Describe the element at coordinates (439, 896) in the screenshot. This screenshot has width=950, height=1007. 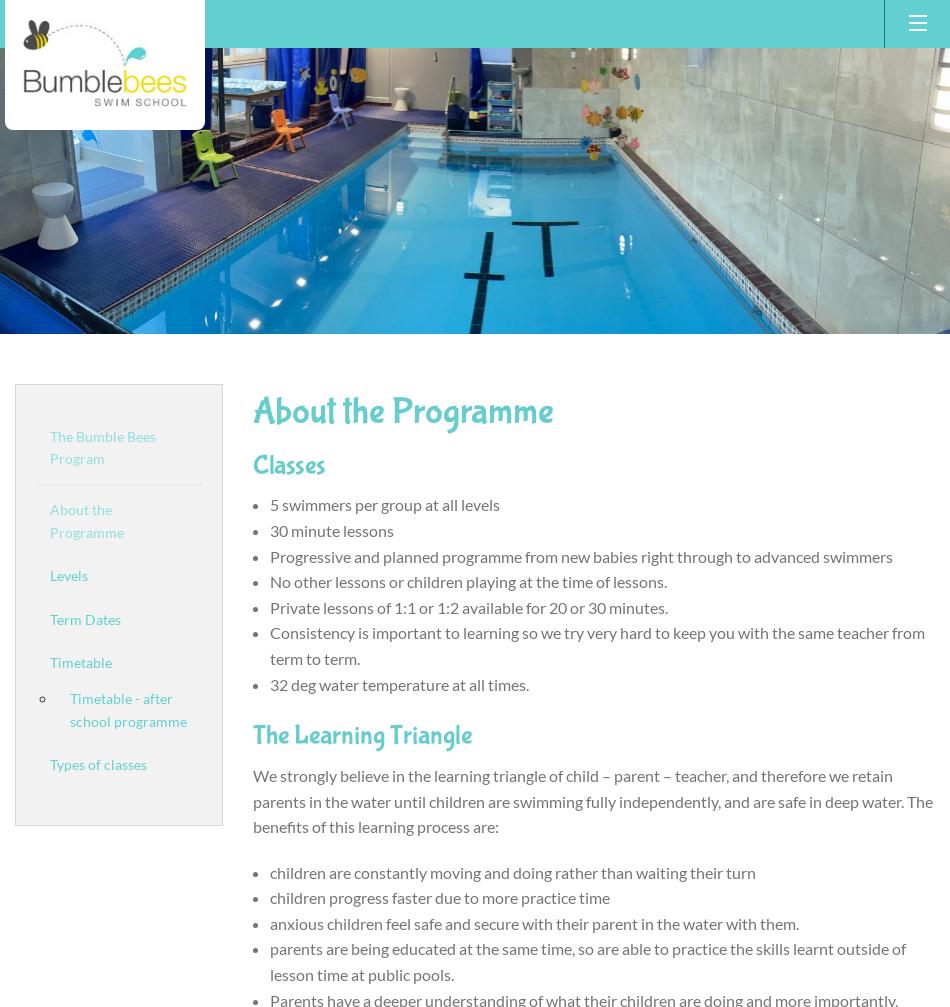
I see `'children progress faster due to more practice time'` at that location.